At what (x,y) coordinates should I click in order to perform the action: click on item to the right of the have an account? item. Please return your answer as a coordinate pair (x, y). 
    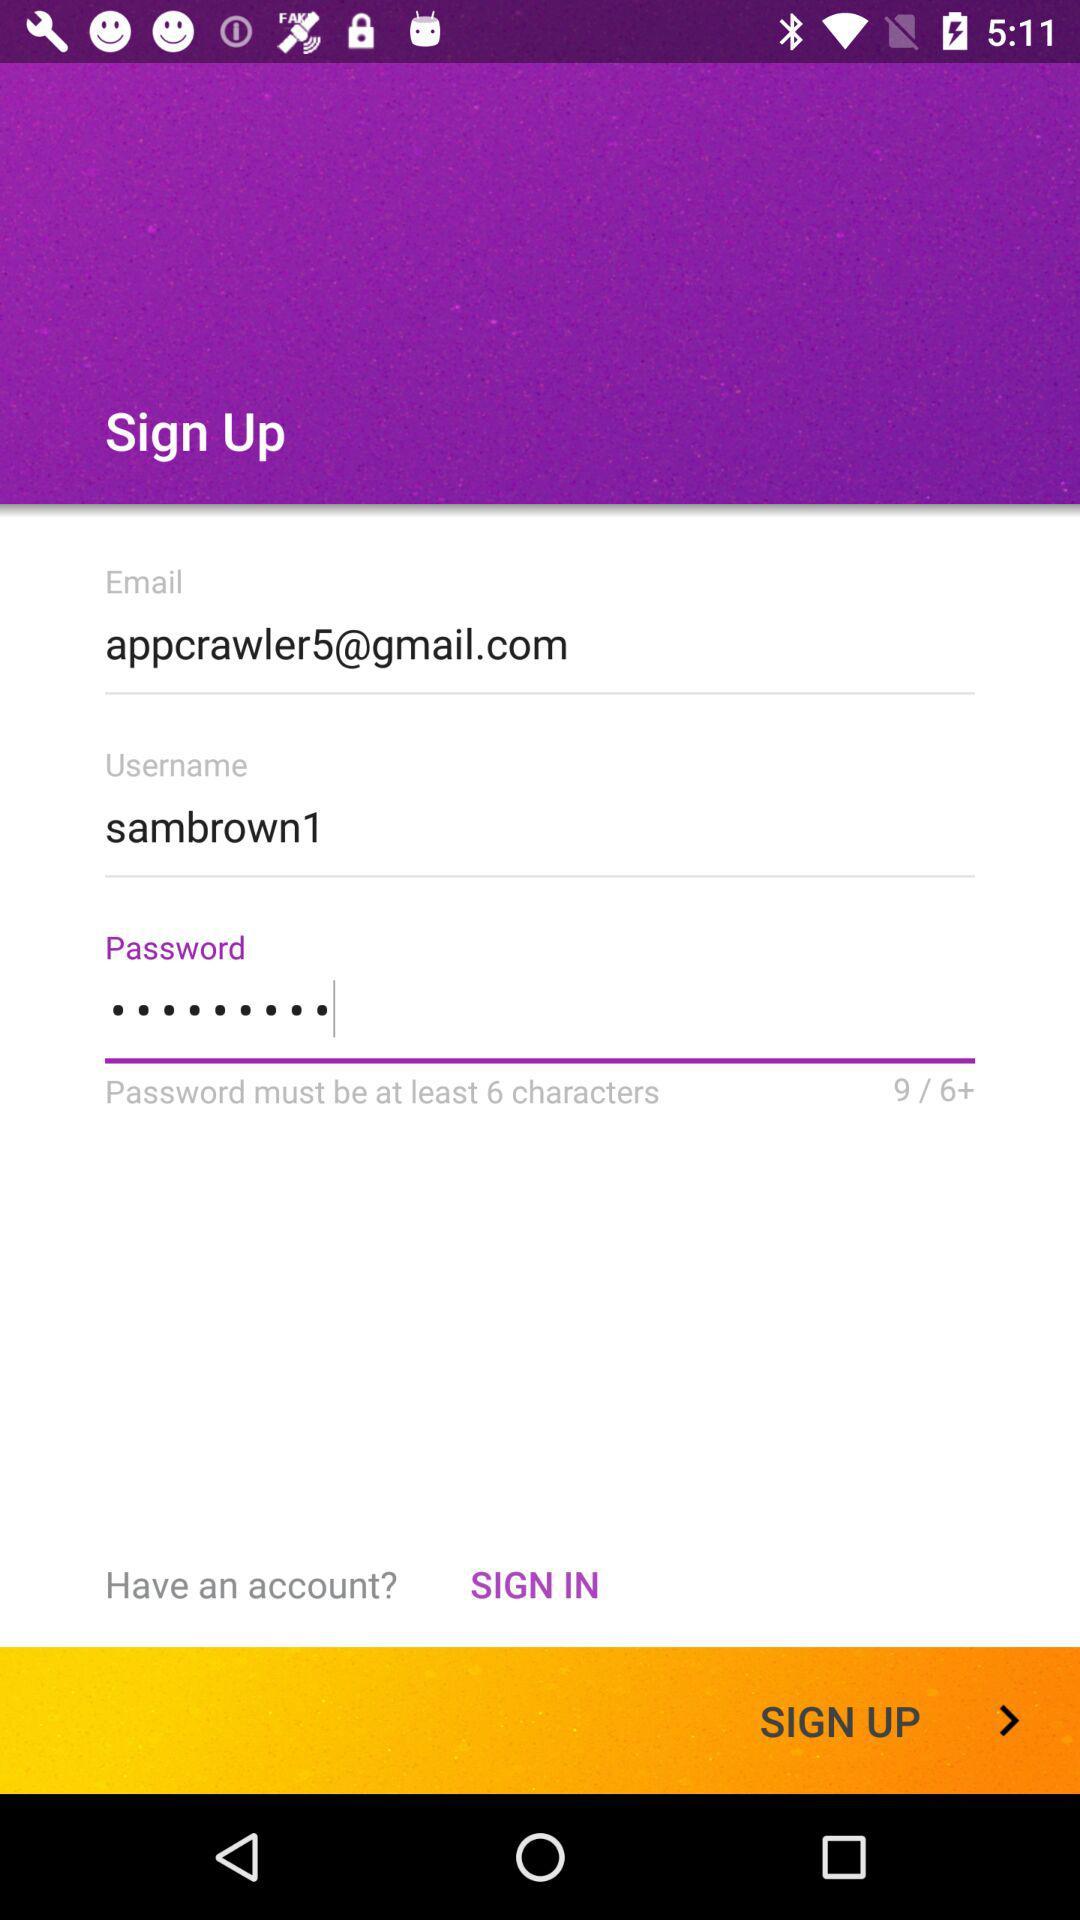
    Looking at the image, I should click on (533, 1583).